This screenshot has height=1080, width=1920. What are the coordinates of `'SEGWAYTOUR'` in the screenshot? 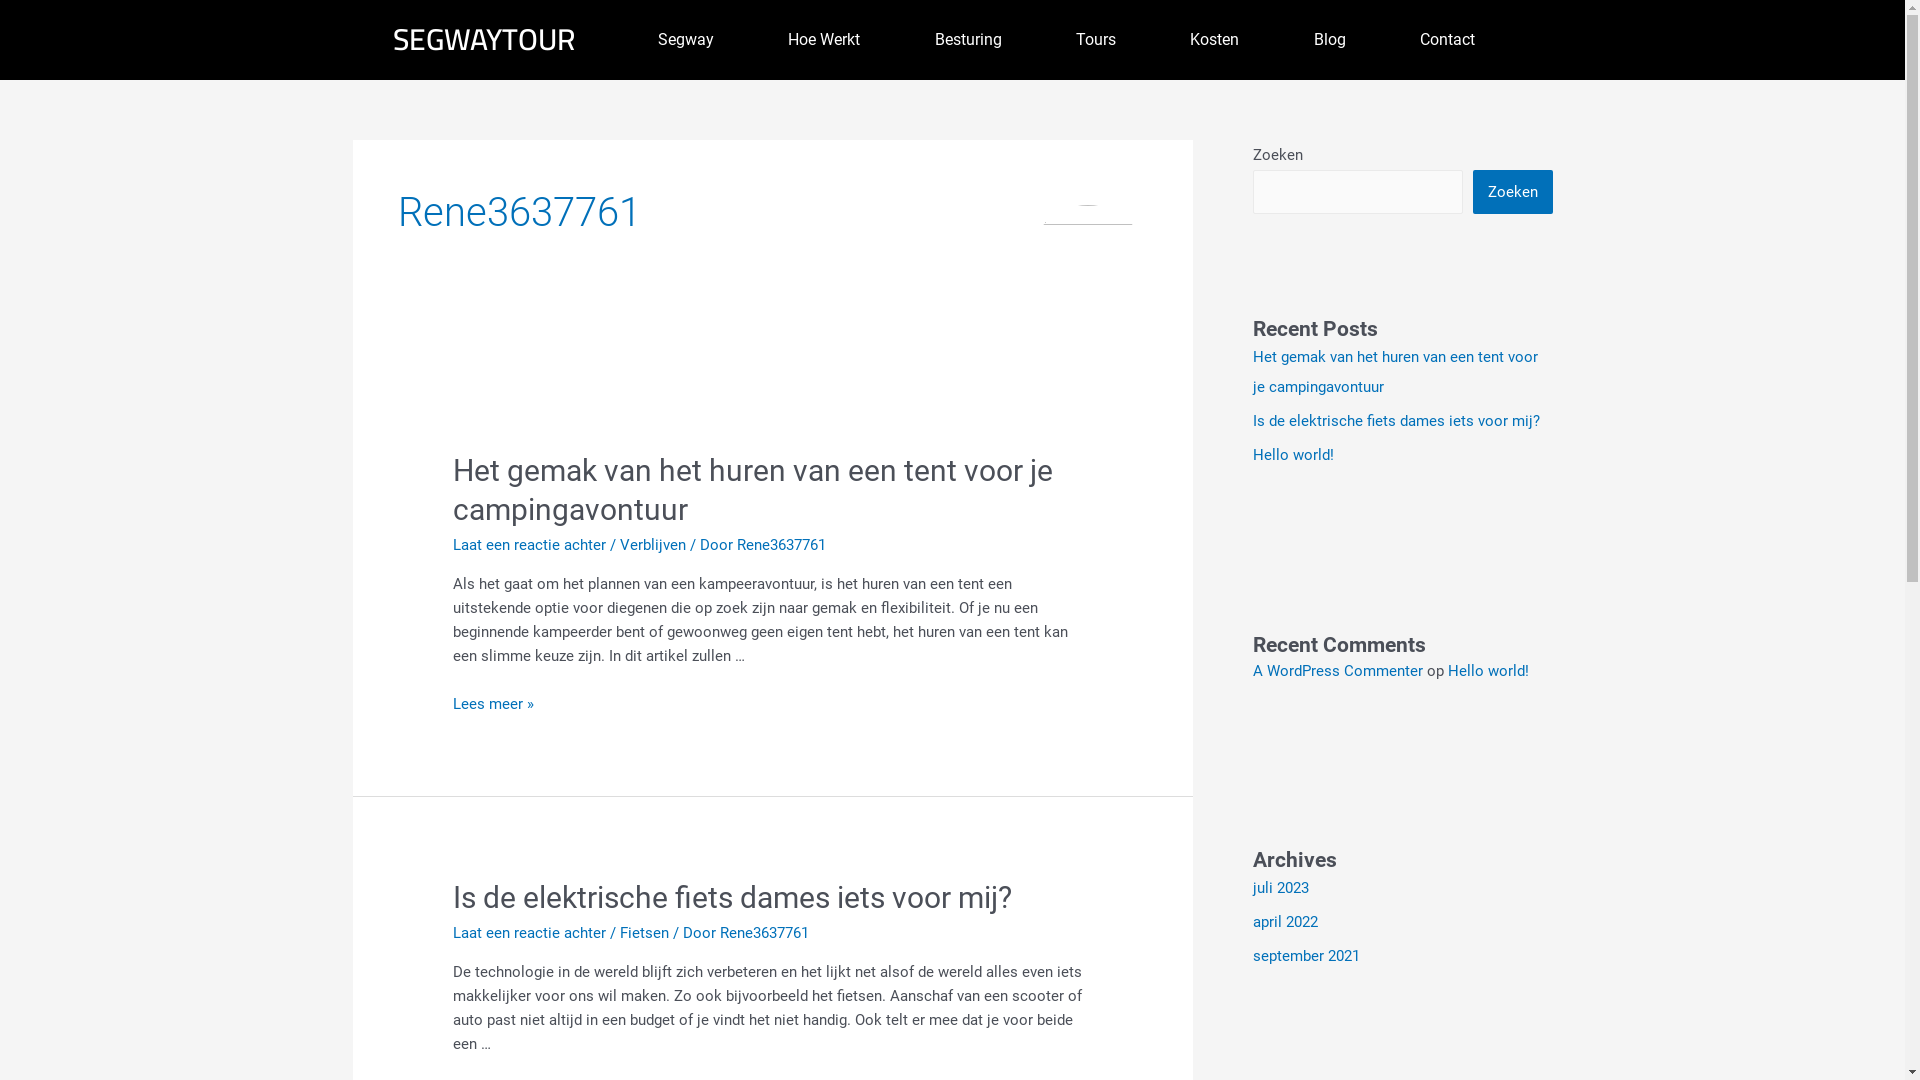 It's located at (483, 38).